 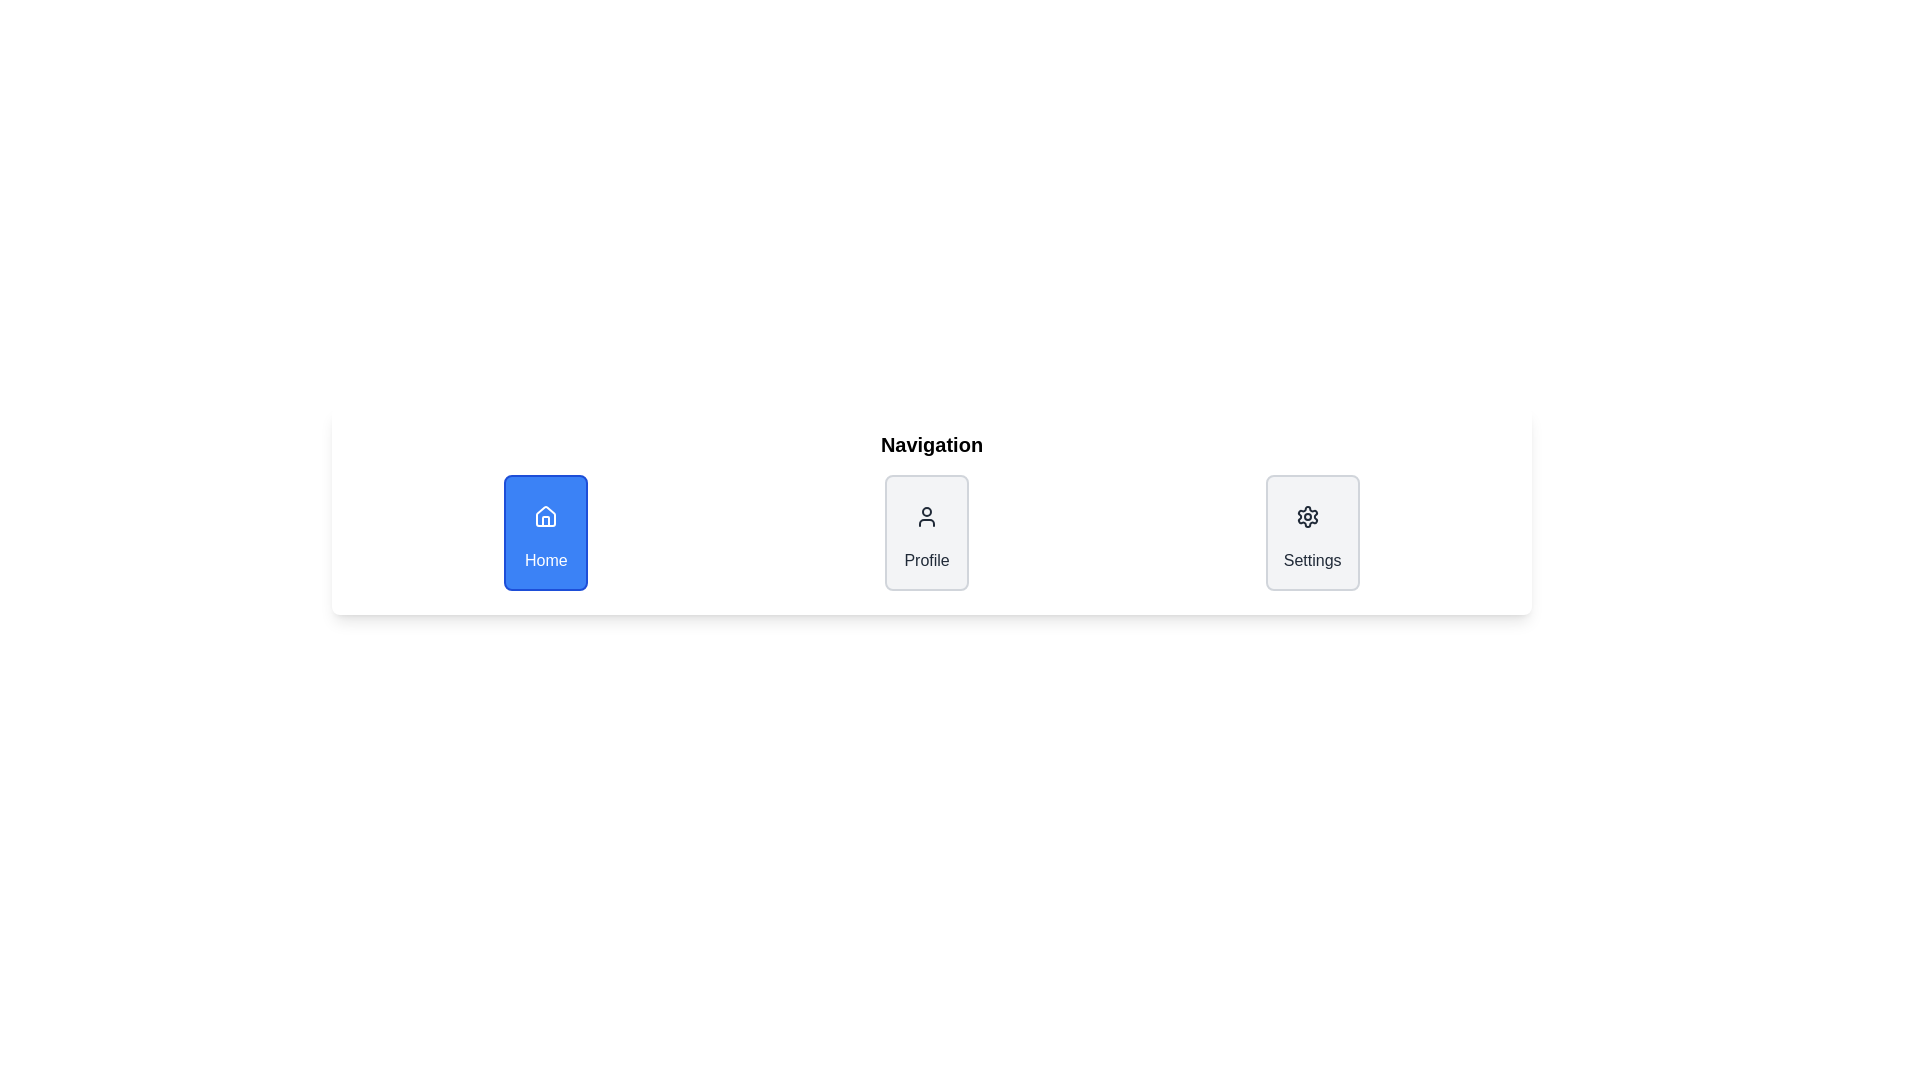 What do you see at coordinates (546, 560) in the screenshot?
I see `the 'Home' navigation text label located below the house icon within the vertically oriented card on the left side of the navigation layout` at bounding box center [546, 560].